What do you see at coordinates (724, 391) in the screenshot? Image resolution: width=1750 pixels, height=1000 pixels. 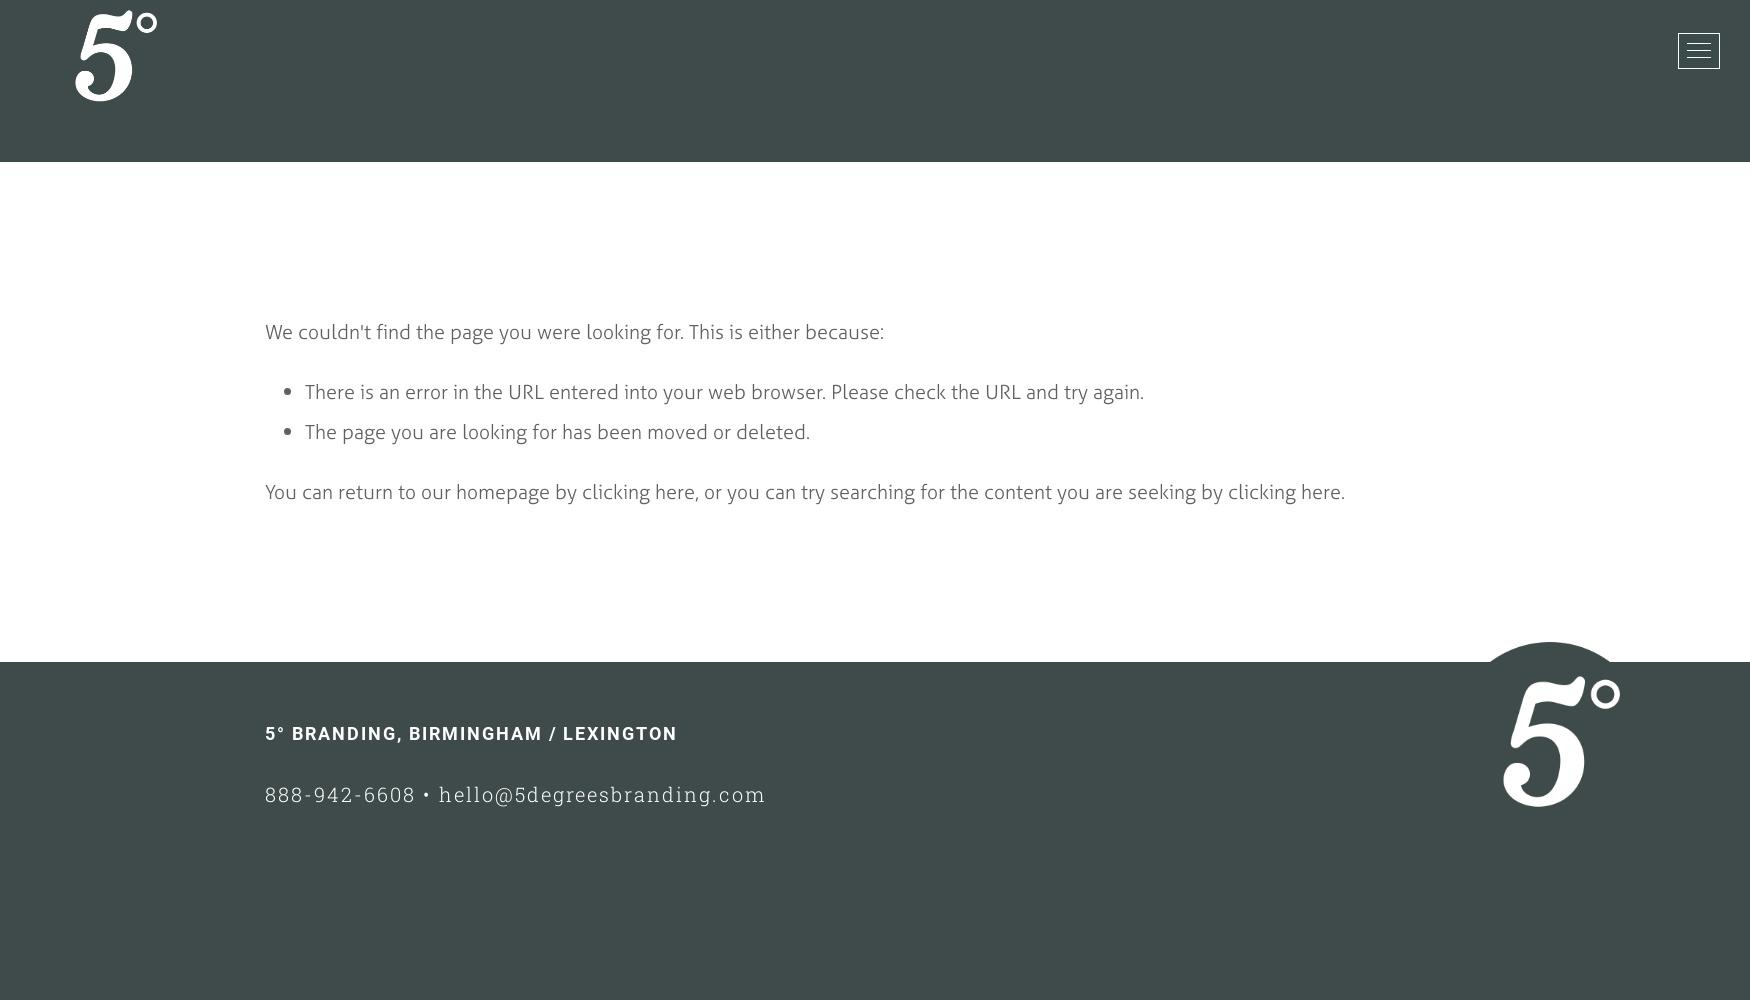 I see `'There is an error in the URL entered into your web browser. Please check the URL and try again.'` at bounding box center [724, 391].